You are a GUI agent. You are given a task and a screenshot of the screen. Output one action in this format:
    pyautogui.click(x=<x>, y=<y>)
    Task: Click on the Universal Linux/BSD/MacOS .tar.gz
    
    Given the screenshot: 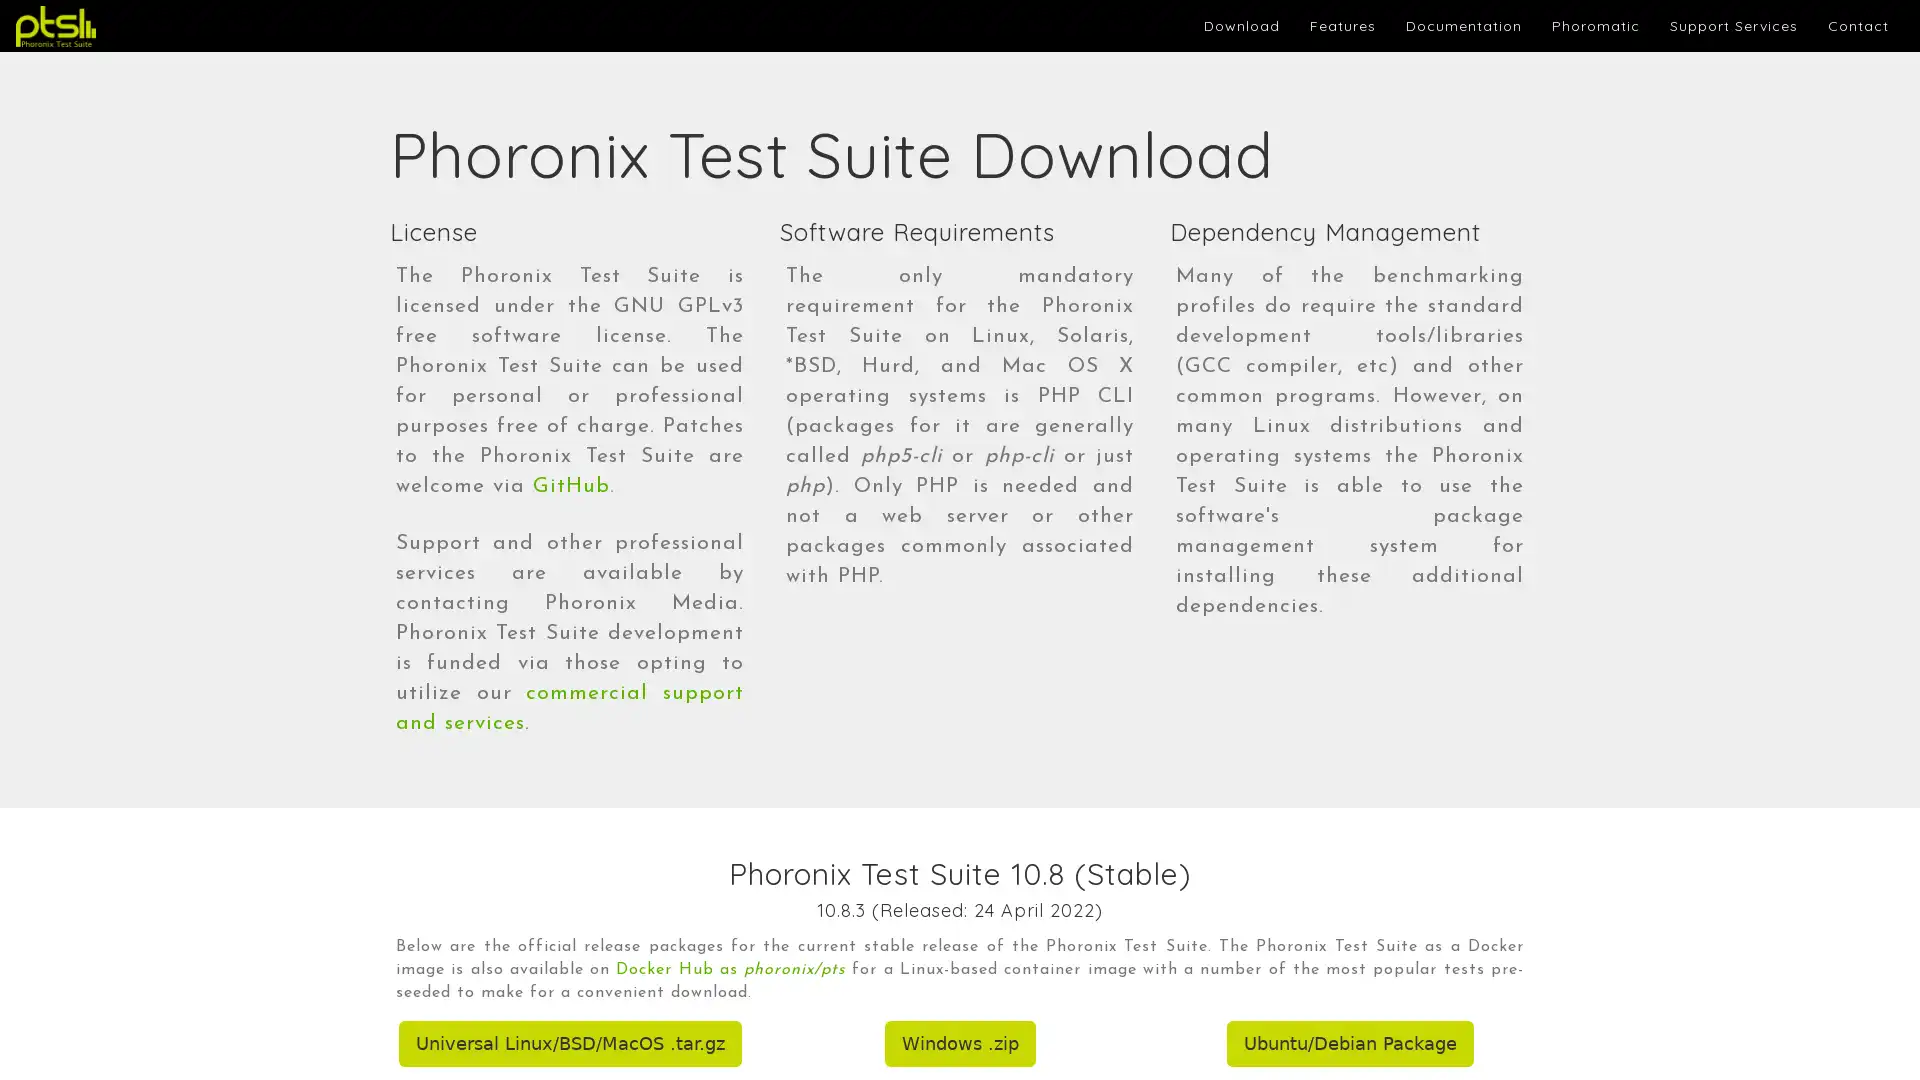 What is the action you would take?
    pyautogui.click(x=568, y=1043)
    